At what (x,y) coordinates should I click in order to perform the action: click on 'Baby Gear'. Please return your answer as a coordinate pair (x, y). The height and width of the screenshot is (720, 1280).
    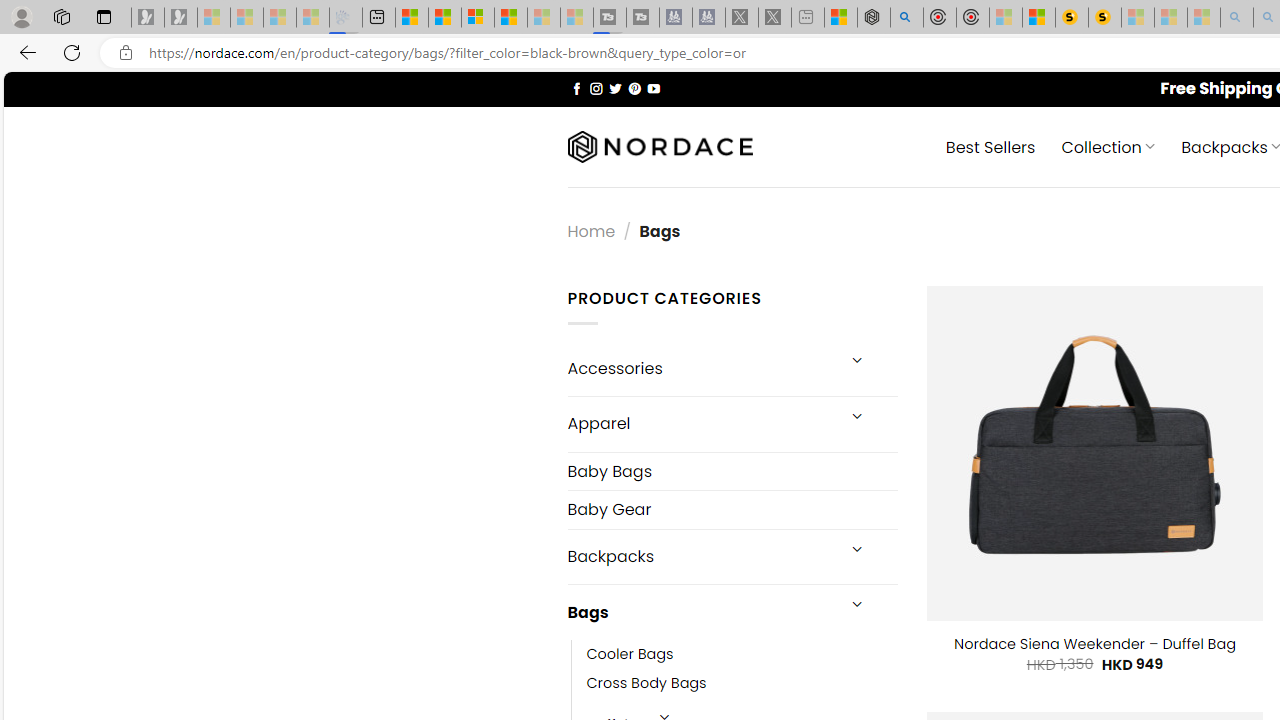
    Looking at the image, I should click on (731, 508).